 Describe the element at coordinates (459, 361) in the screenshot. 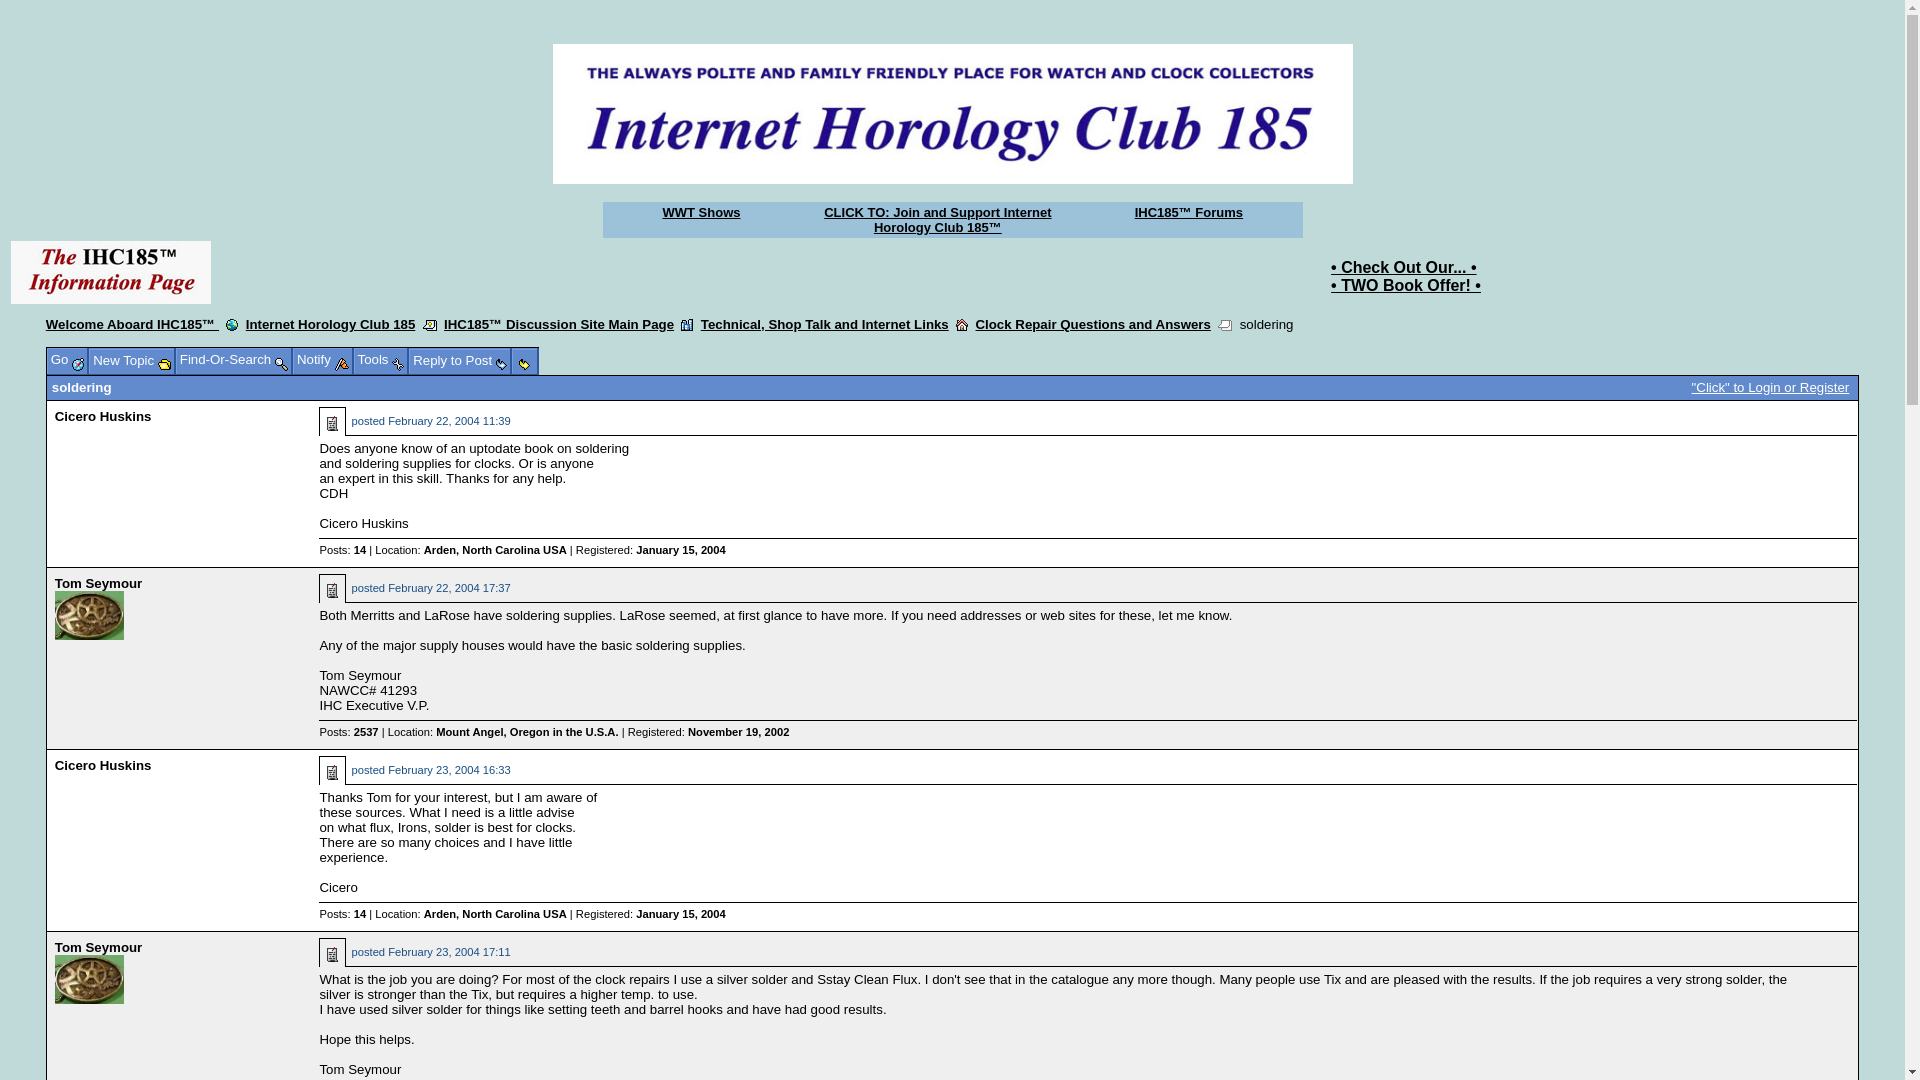

I see `'Reply to Post'` at that location.